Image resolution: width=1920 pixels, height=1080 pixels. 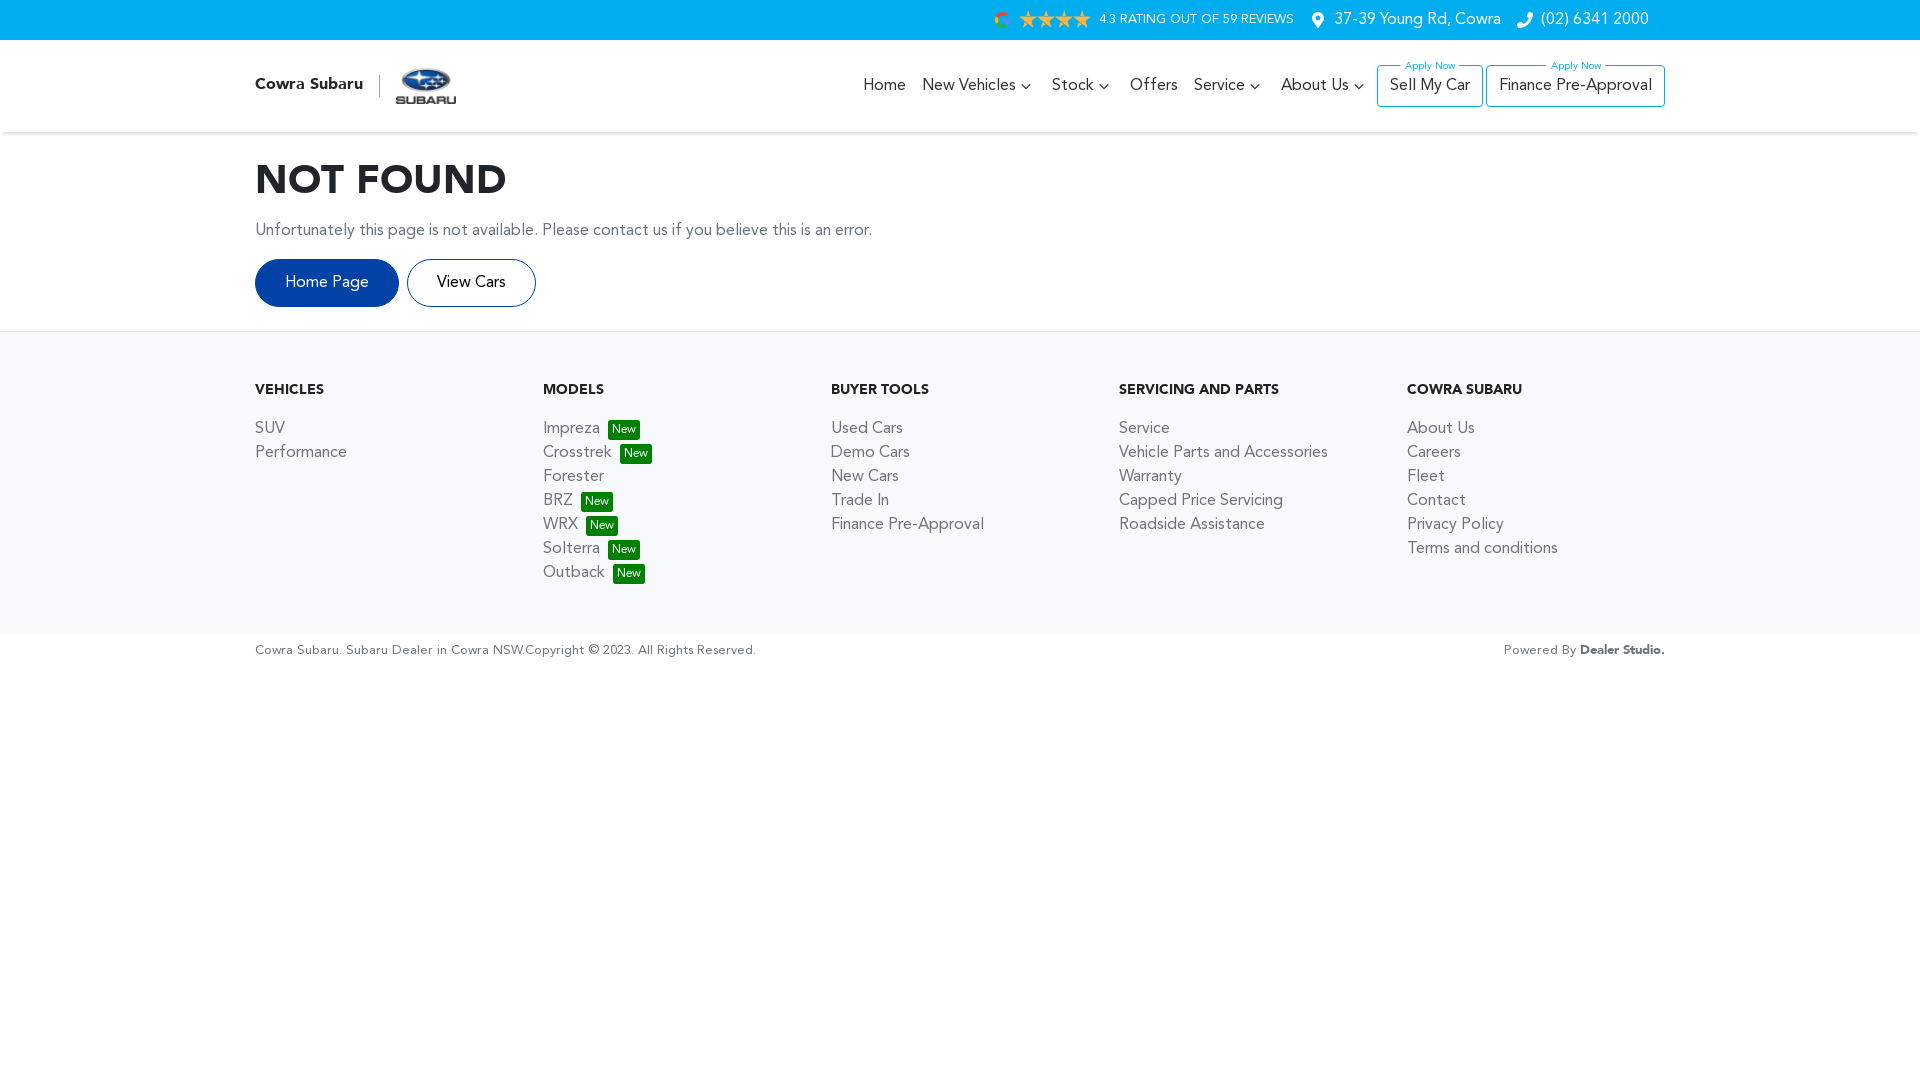 I want to click on '(02) 6341 2000', so click(x=1593, y=19).